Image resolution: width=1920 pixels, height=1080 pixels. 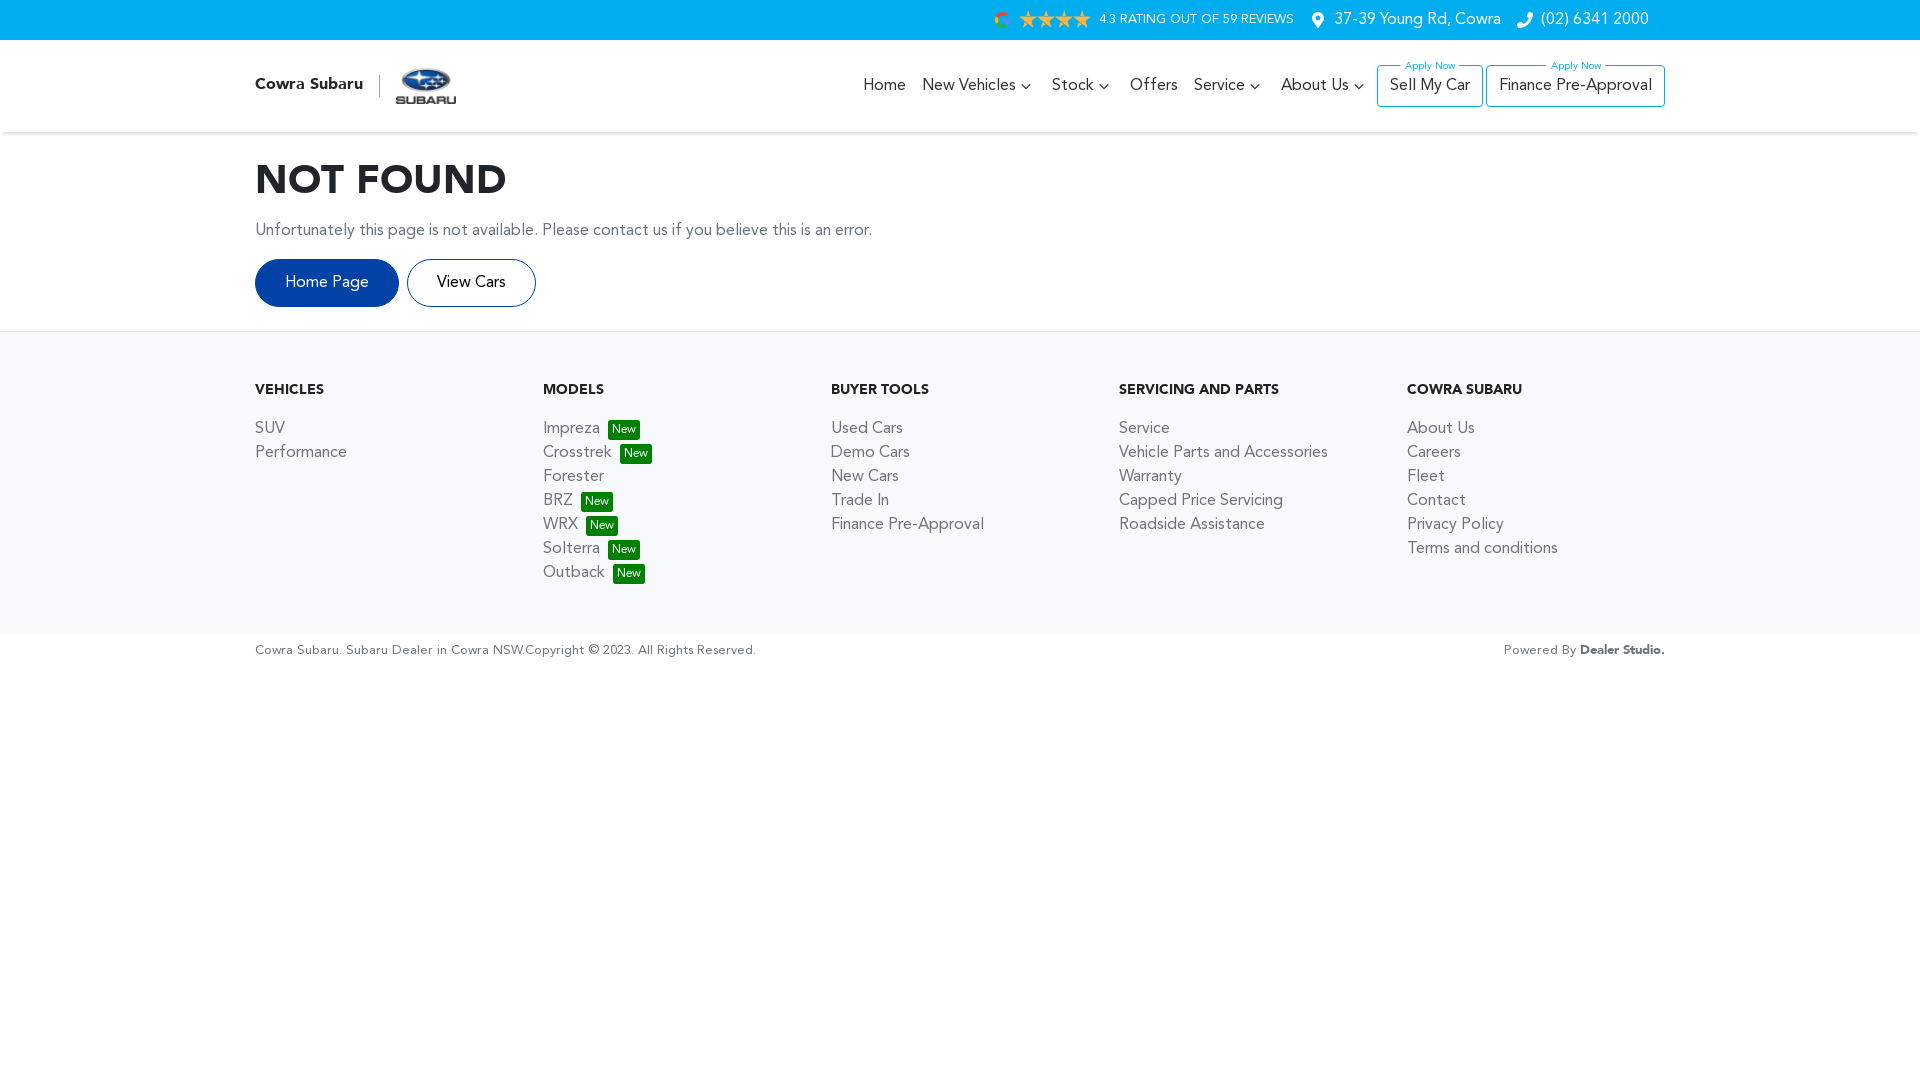 I want to click on '(02) 6341 2000', so click(x=1593, y=19).